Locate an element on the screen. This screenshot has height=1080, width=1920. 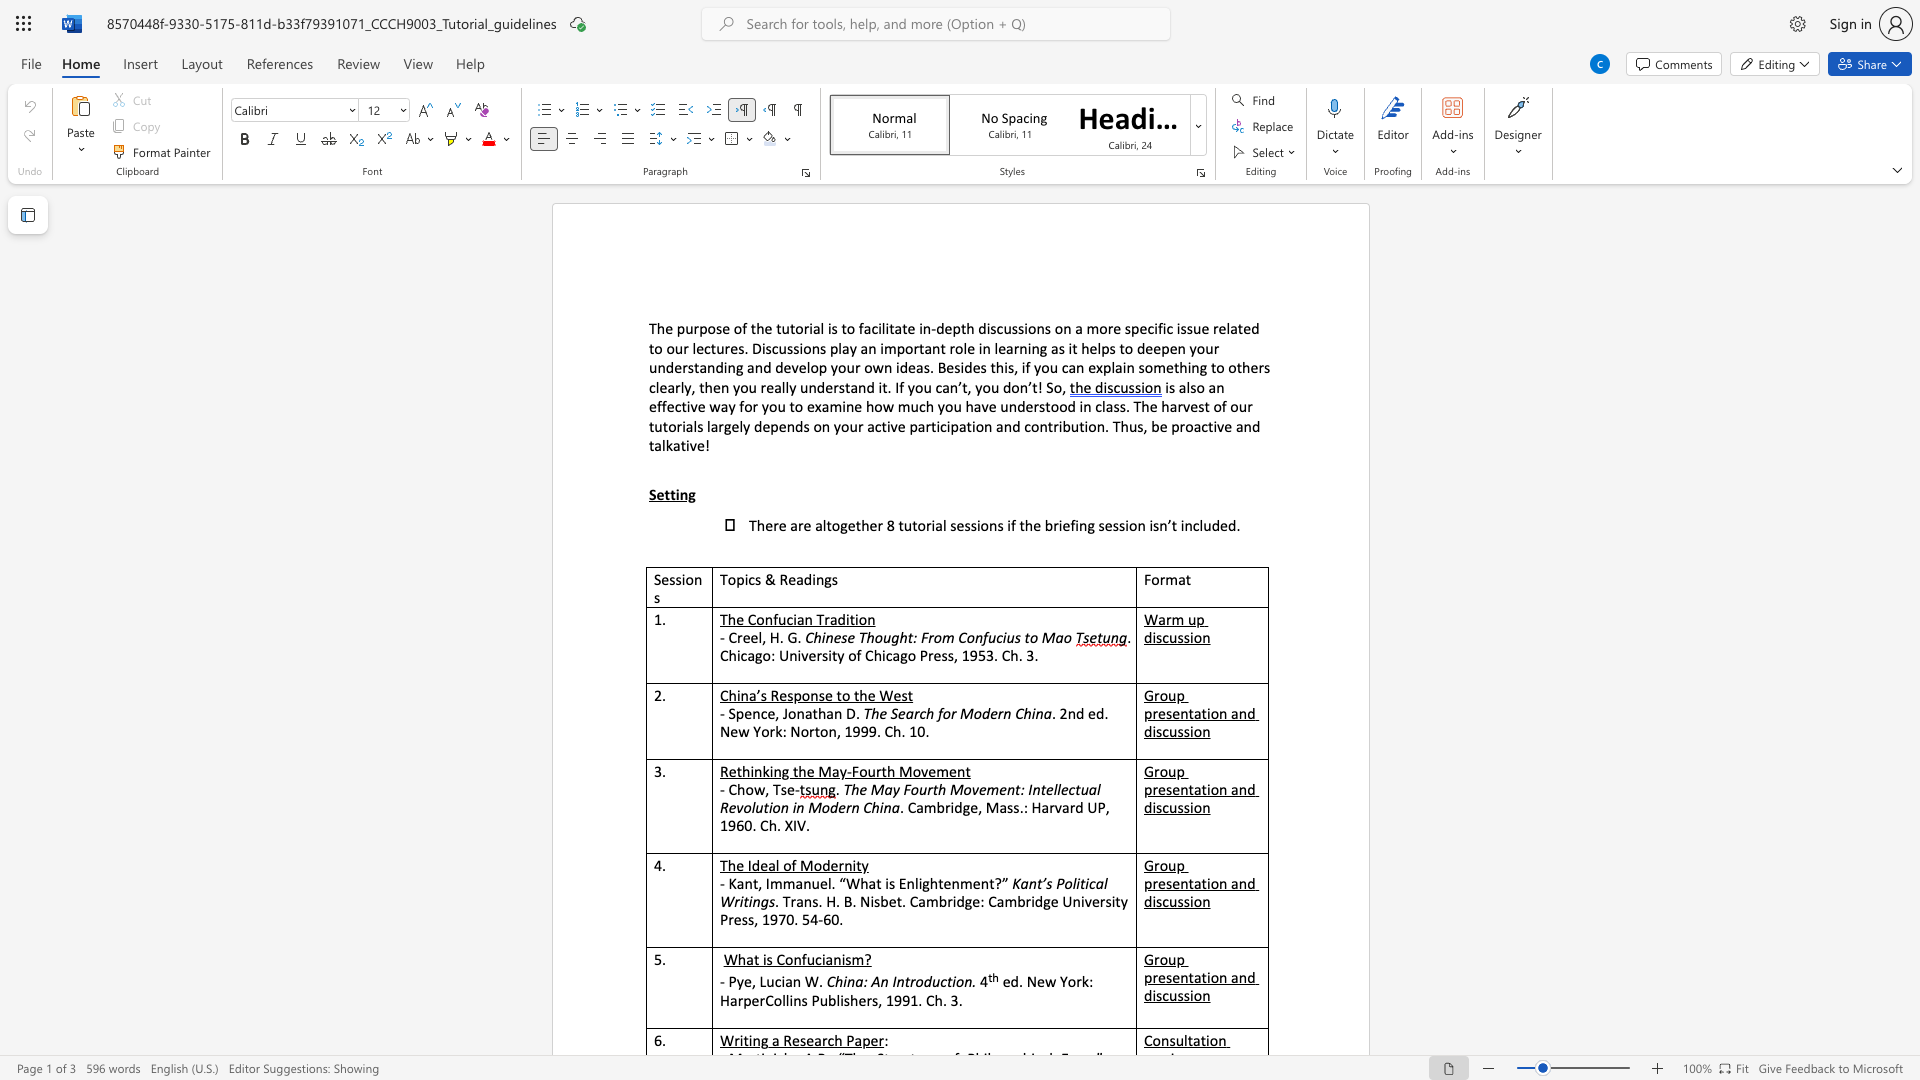
the subset text "ridge: Cambridge University Pre" within the text ". Trans. H. B. Nisbet. Cambridge: Cambridge University Press, 1970. 54-60." is located at coordinates (946, 901).